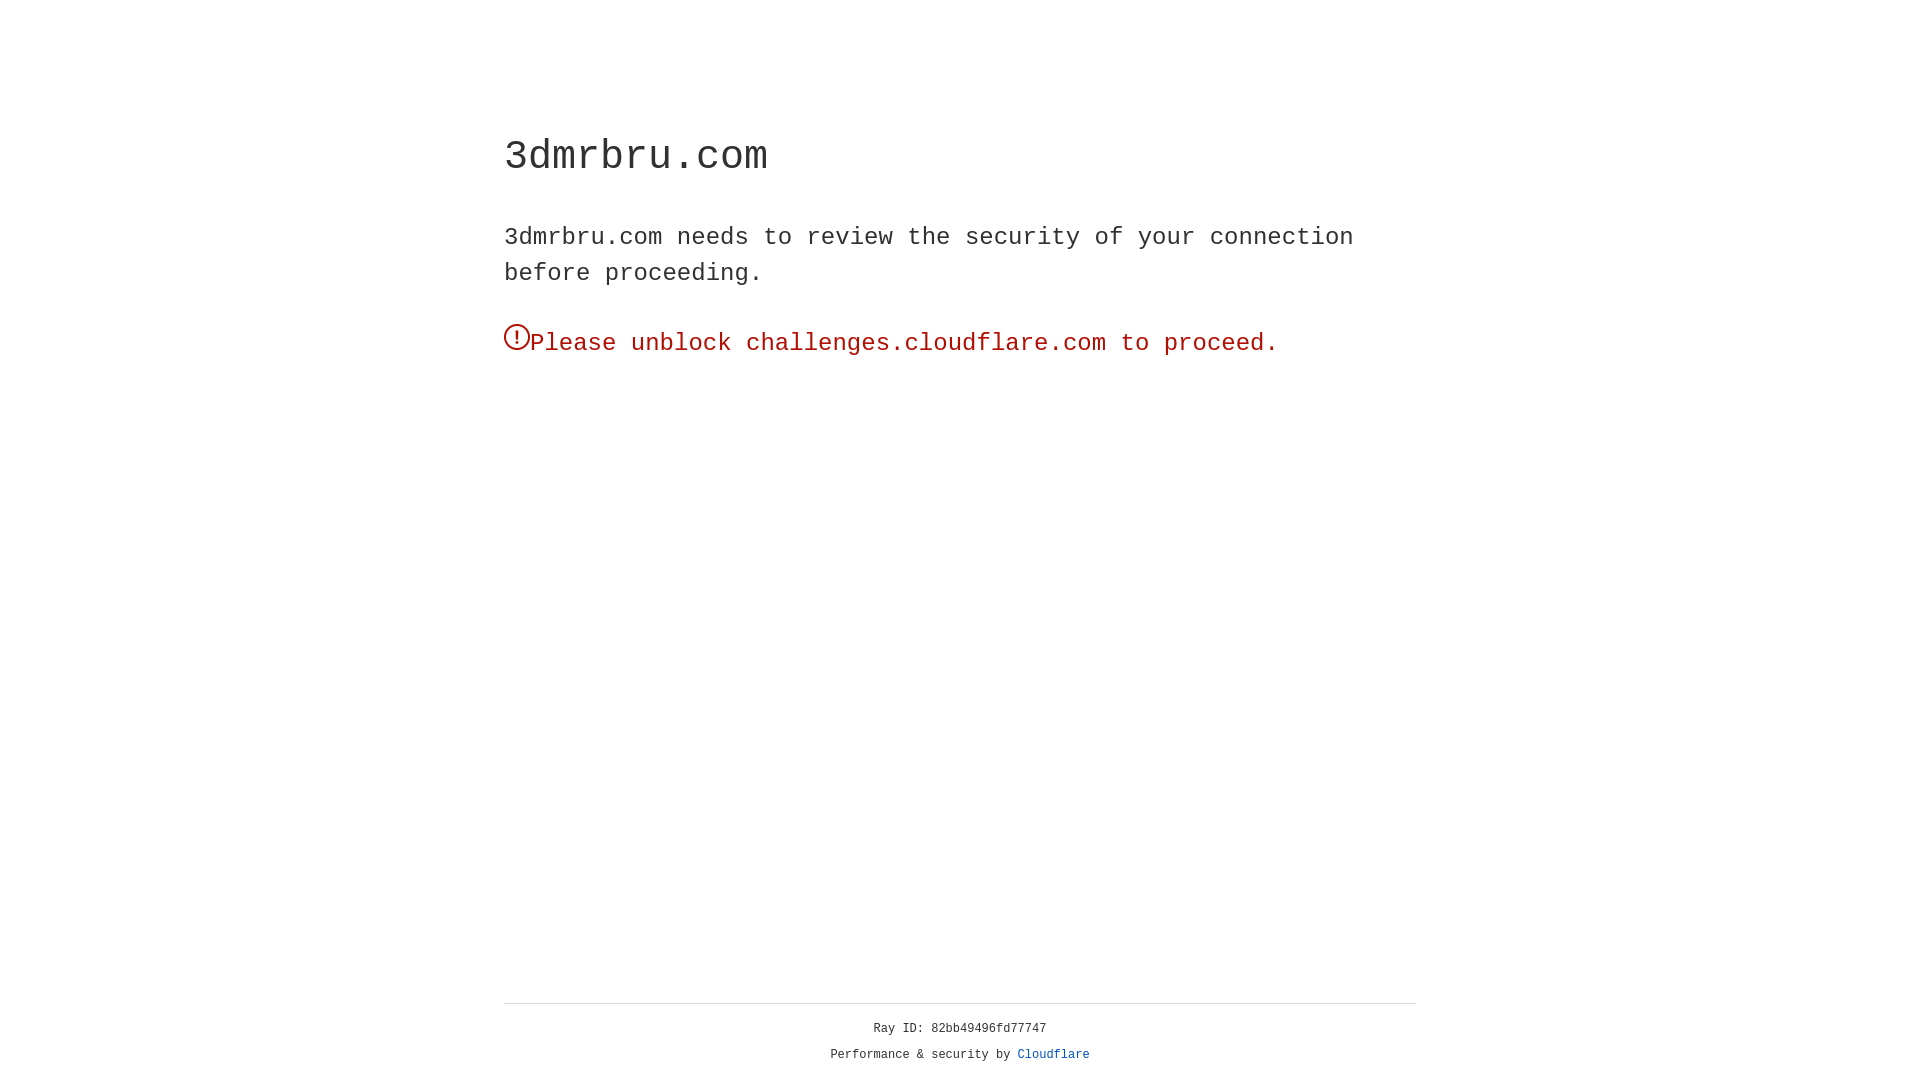 The image size is (1920, 1080). I want to click on 'Cloudflare', so click(1053, 1054).